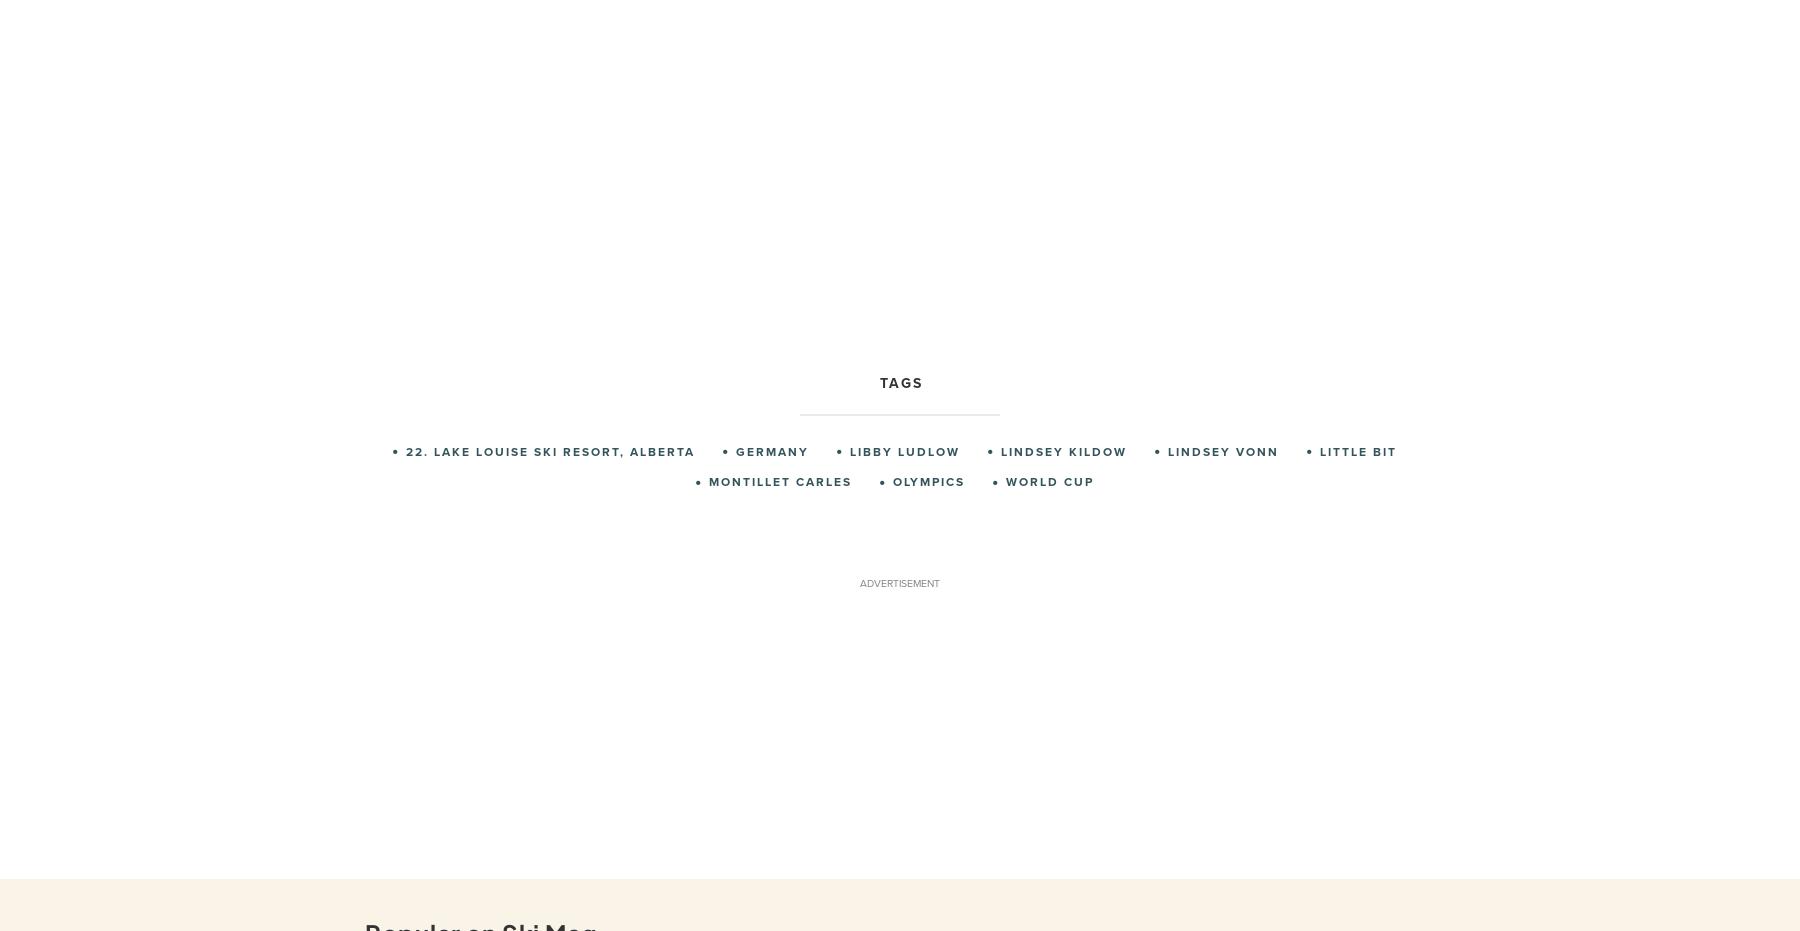 The width and height of the screenshot is (1800, 931). I want to click on 'world cup', so click(1049, 481).